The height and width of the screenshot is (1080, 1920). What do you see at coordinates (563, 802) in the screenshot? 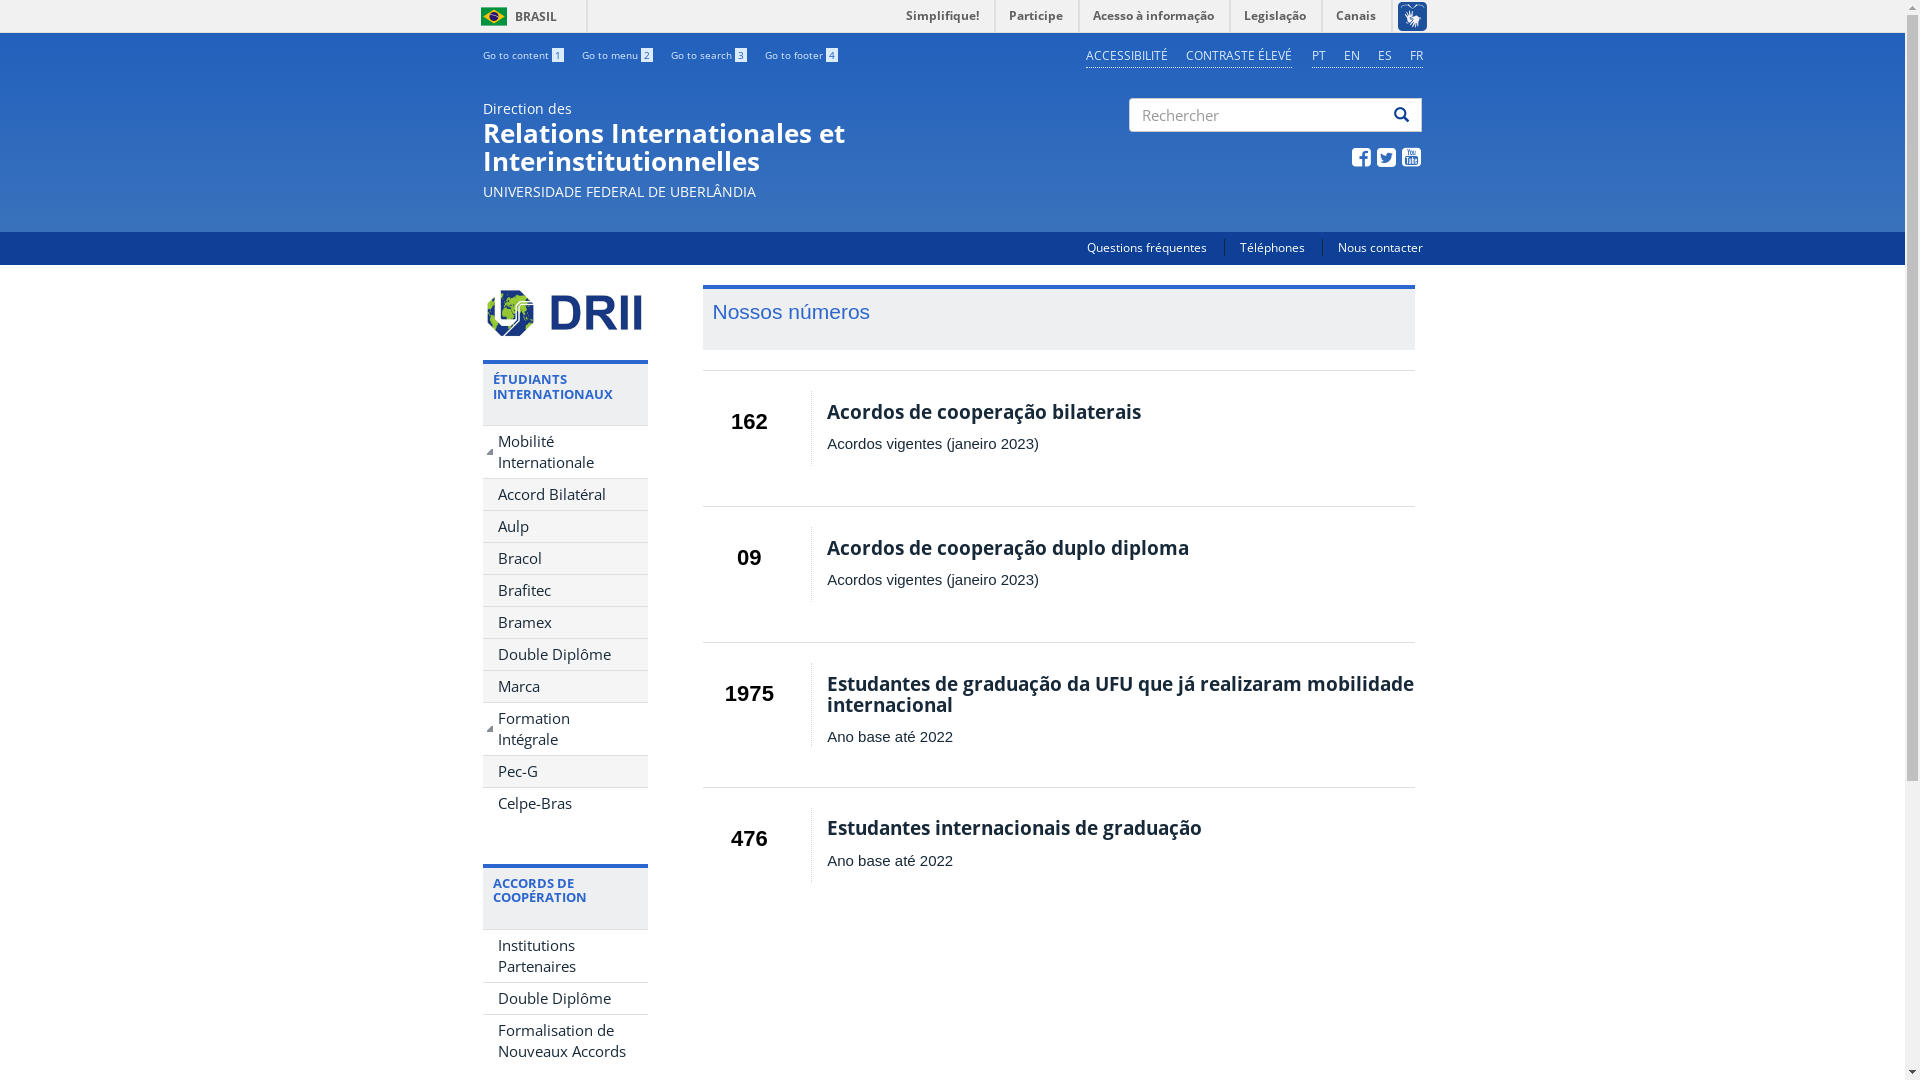
I see `'Celpe-Bras'` at bounding box center [563, 802].